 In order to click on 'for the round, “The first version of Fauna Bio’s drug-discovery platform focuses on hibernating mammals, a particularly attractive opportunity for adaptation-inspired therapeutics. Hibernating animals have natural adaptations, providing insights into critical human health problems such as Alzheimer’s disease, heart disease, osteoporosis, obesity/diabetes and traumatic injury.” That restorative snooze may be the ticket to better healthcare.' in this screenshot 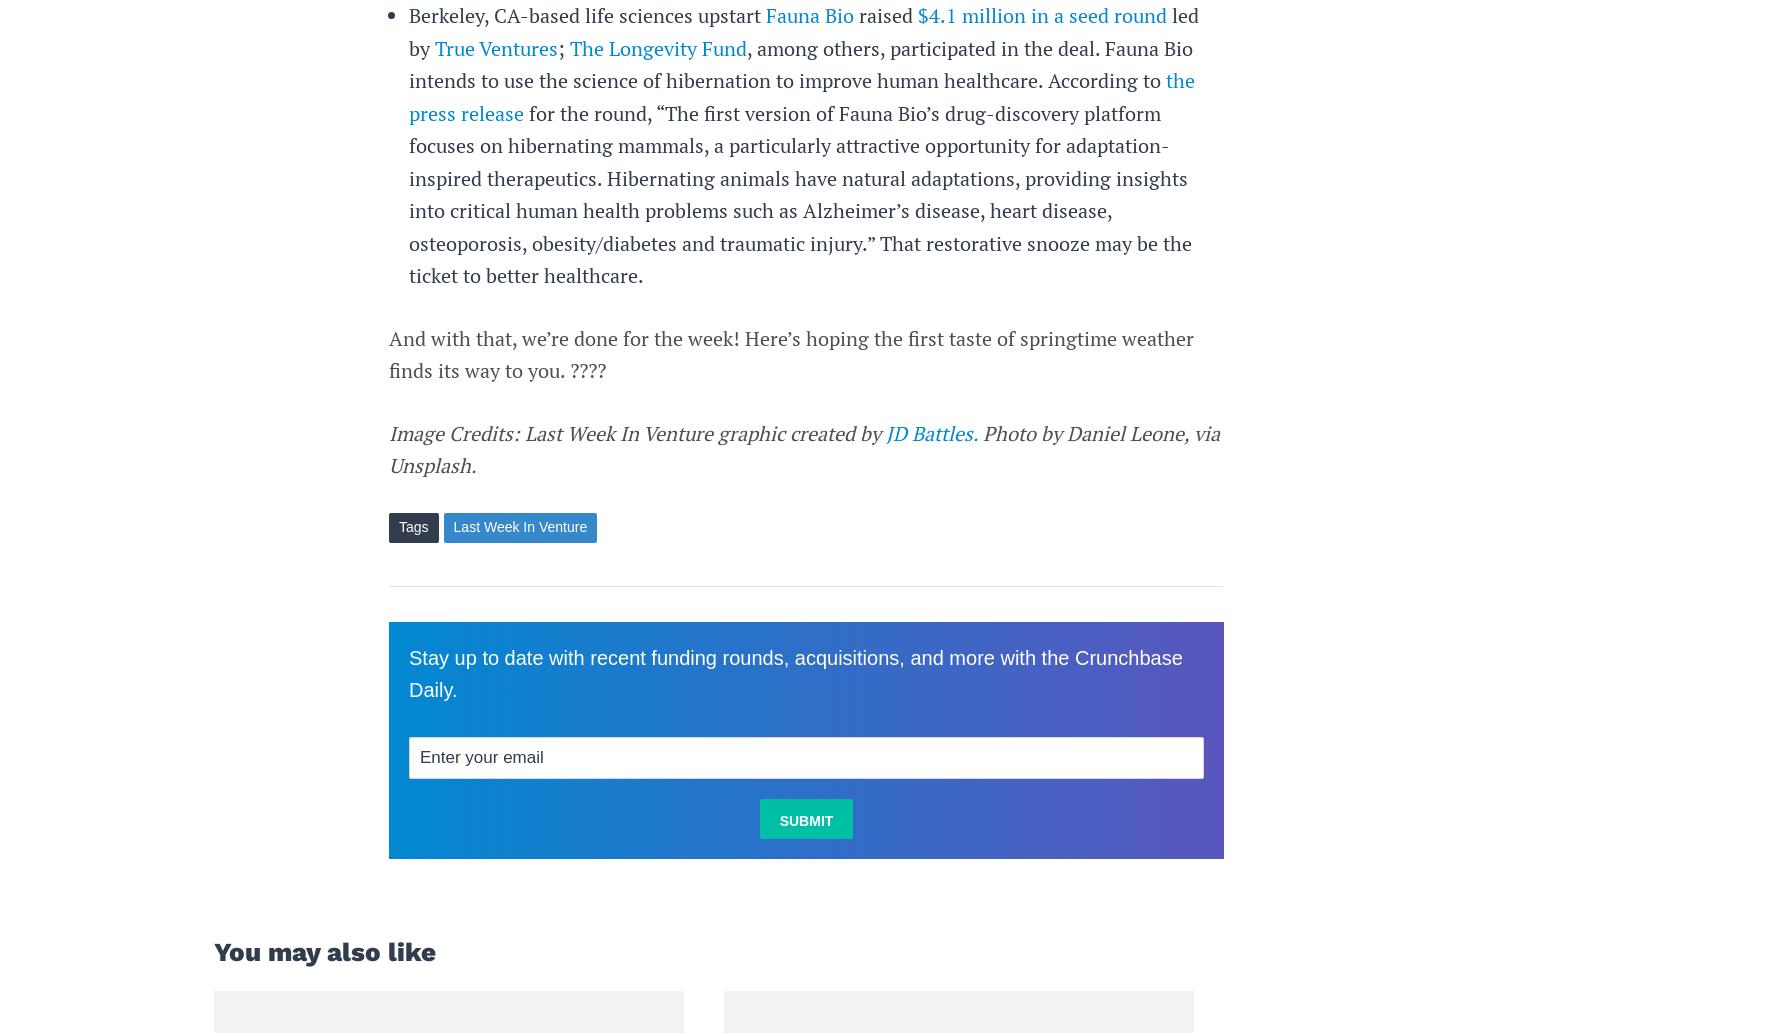, I will do `click(799, 192)`.